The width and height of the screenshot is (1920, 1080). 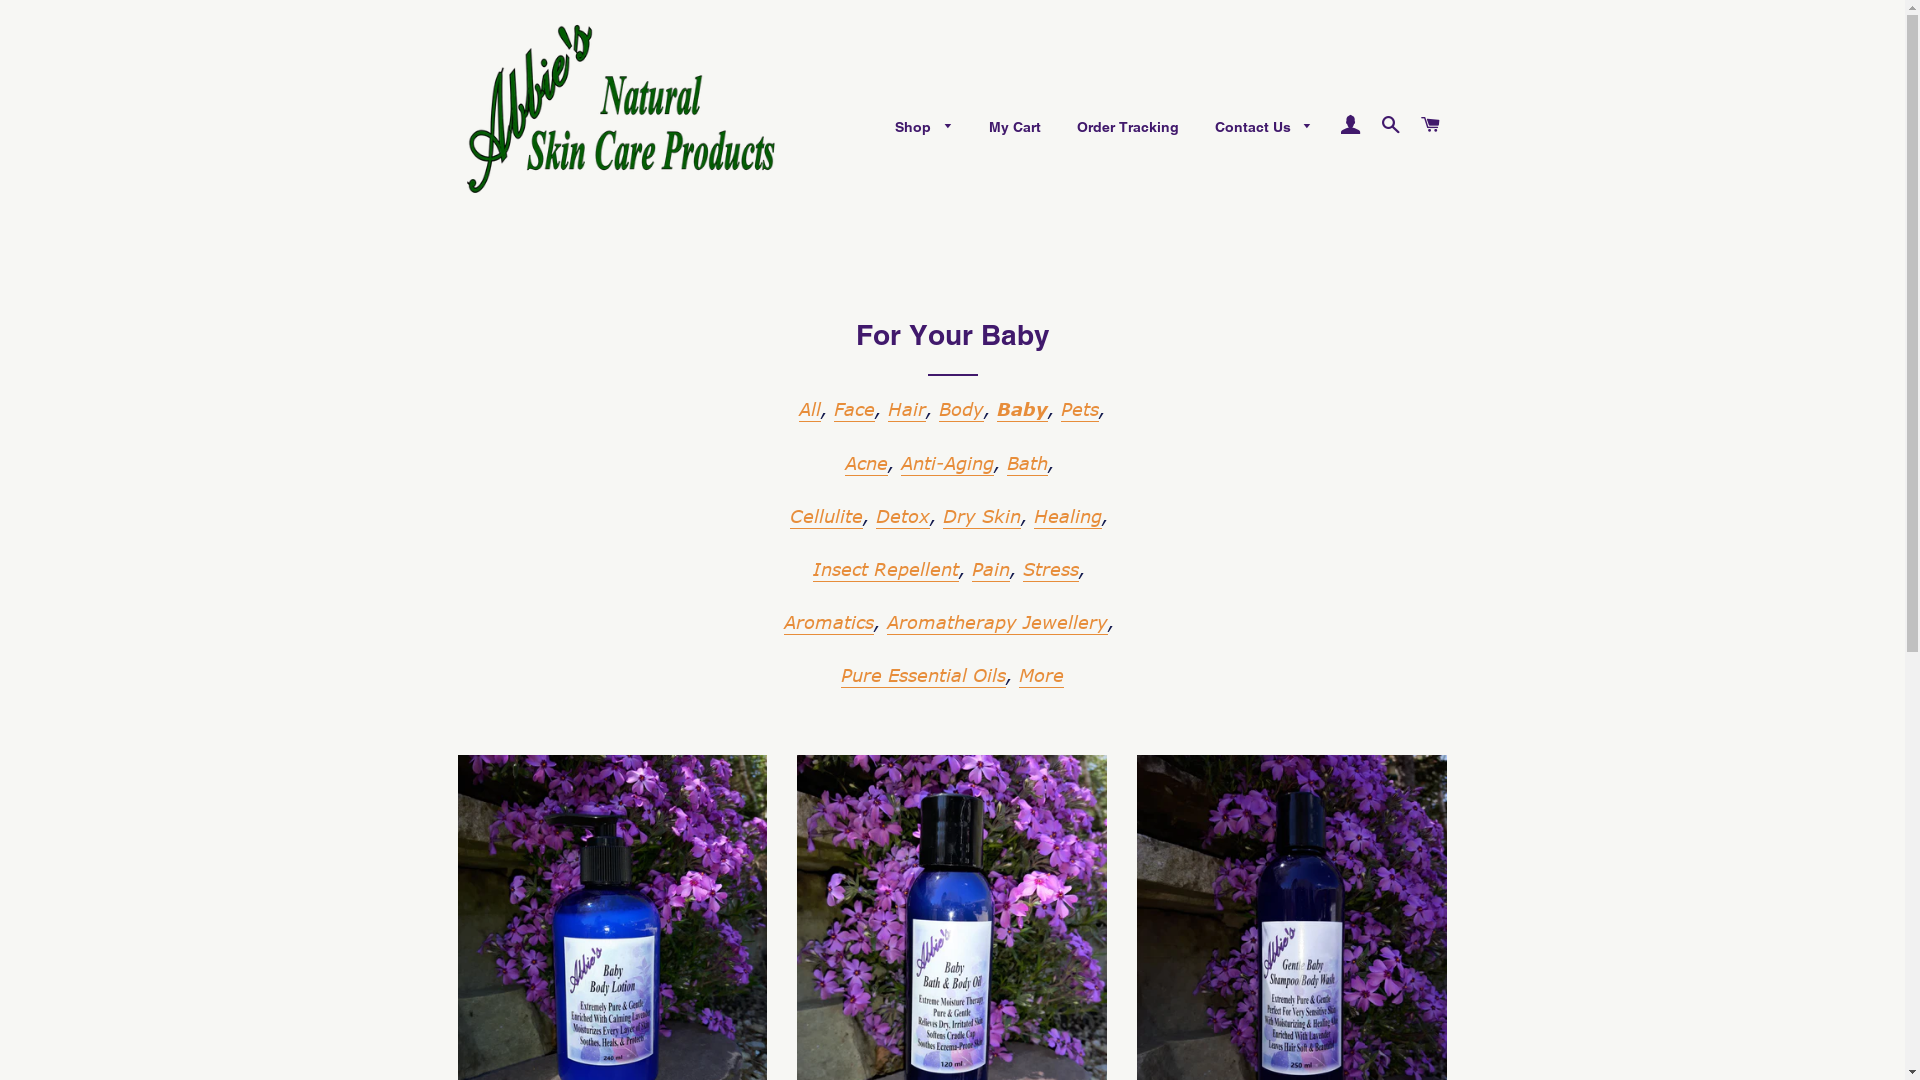 What do you see at coordinates (938, 408) in the screenshot?
I see `'Body'` at bounding box center [938, 408].